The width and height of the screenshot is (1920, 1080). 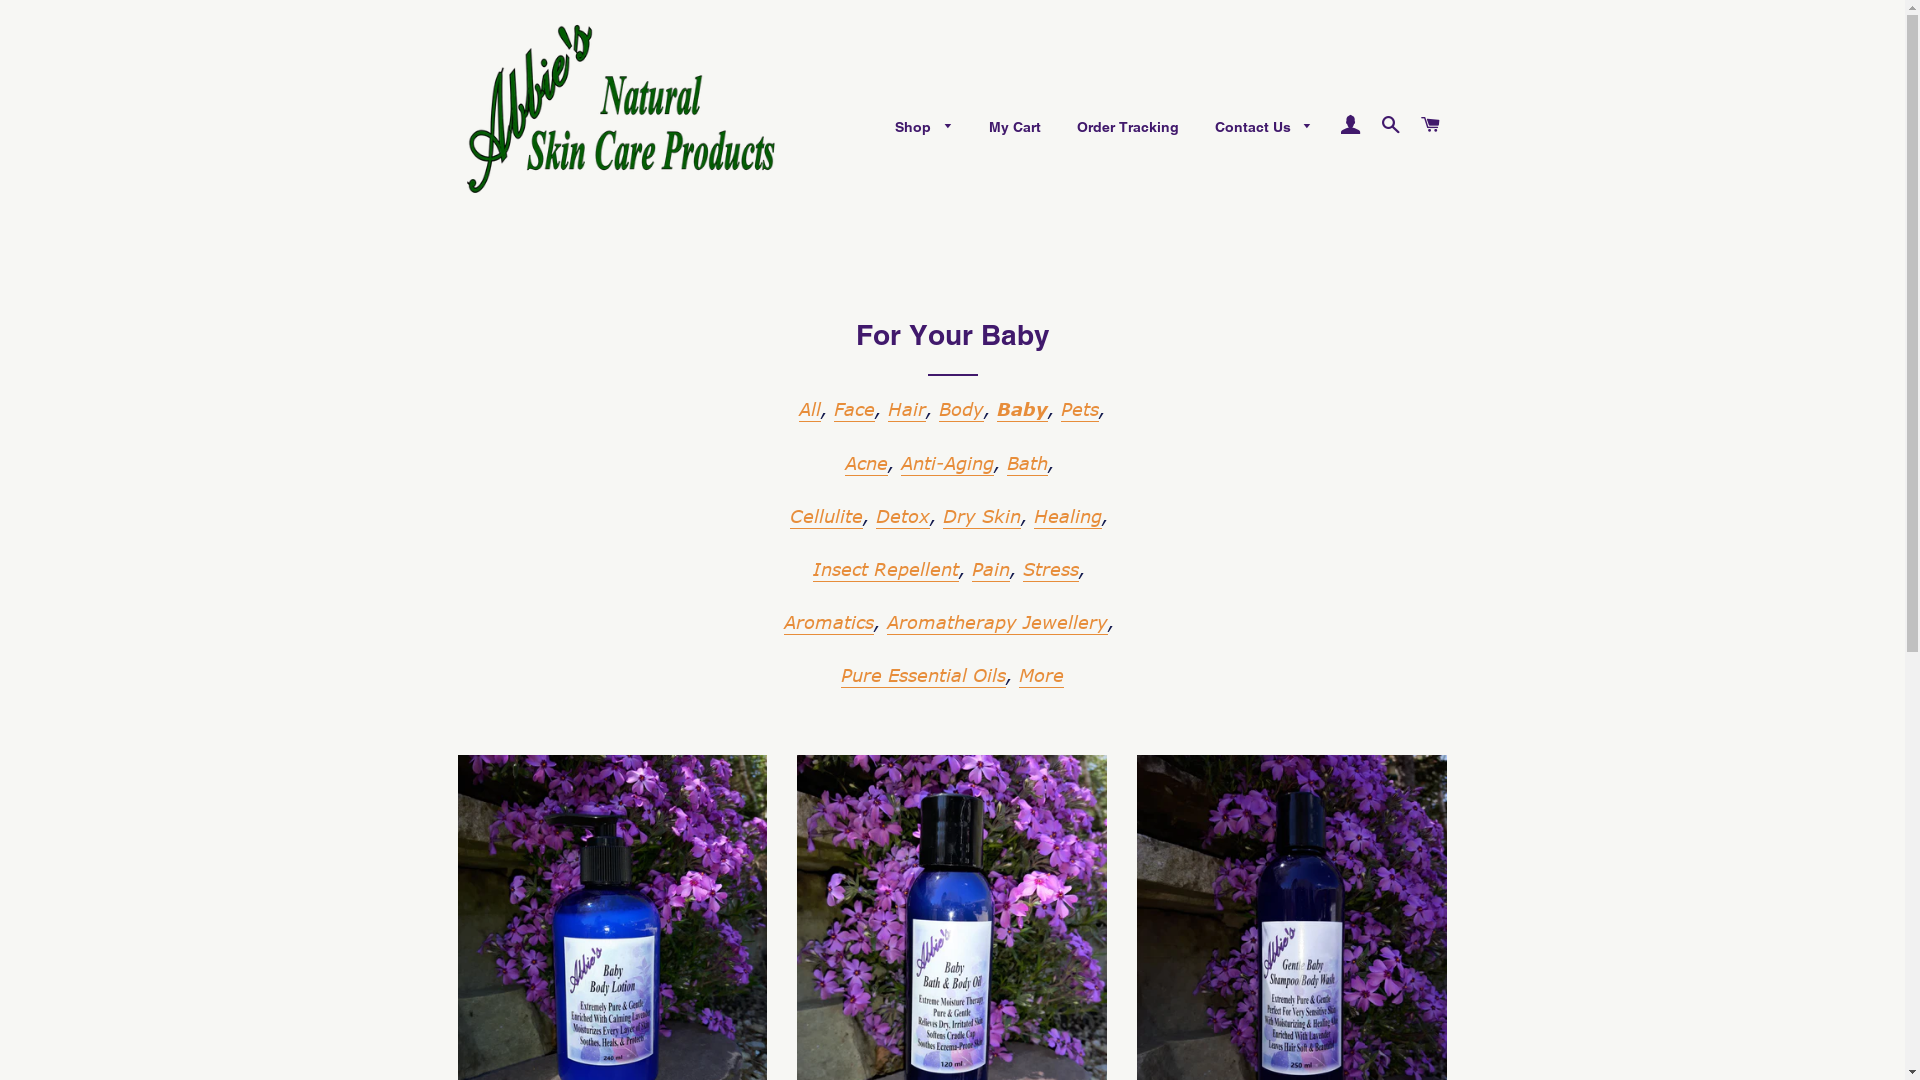 What do you see at coordinates (938, 408) in the screenshot?
I see `'Body'` at bounding box center [938, 408].